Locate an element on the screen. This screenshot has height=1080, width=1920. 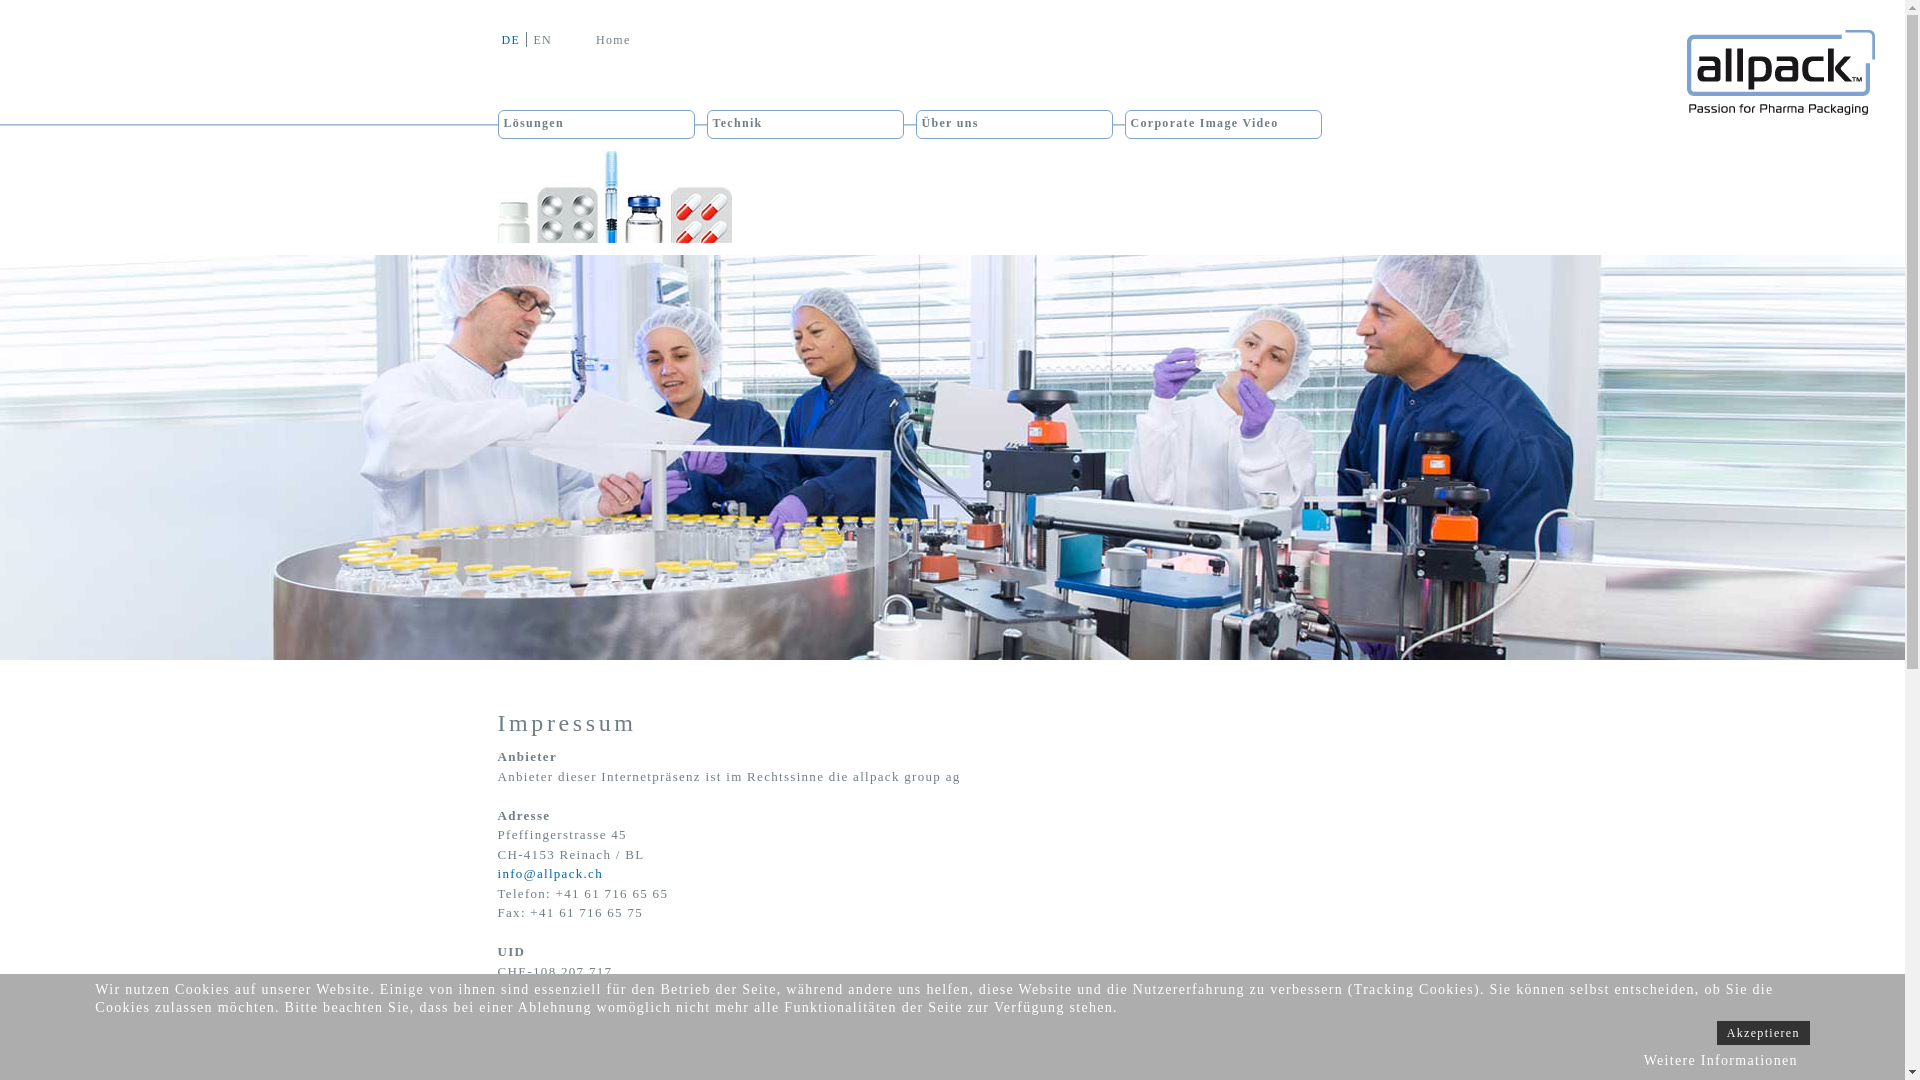
'Weitere Informationen' is located at coordinates (1720, 1059).